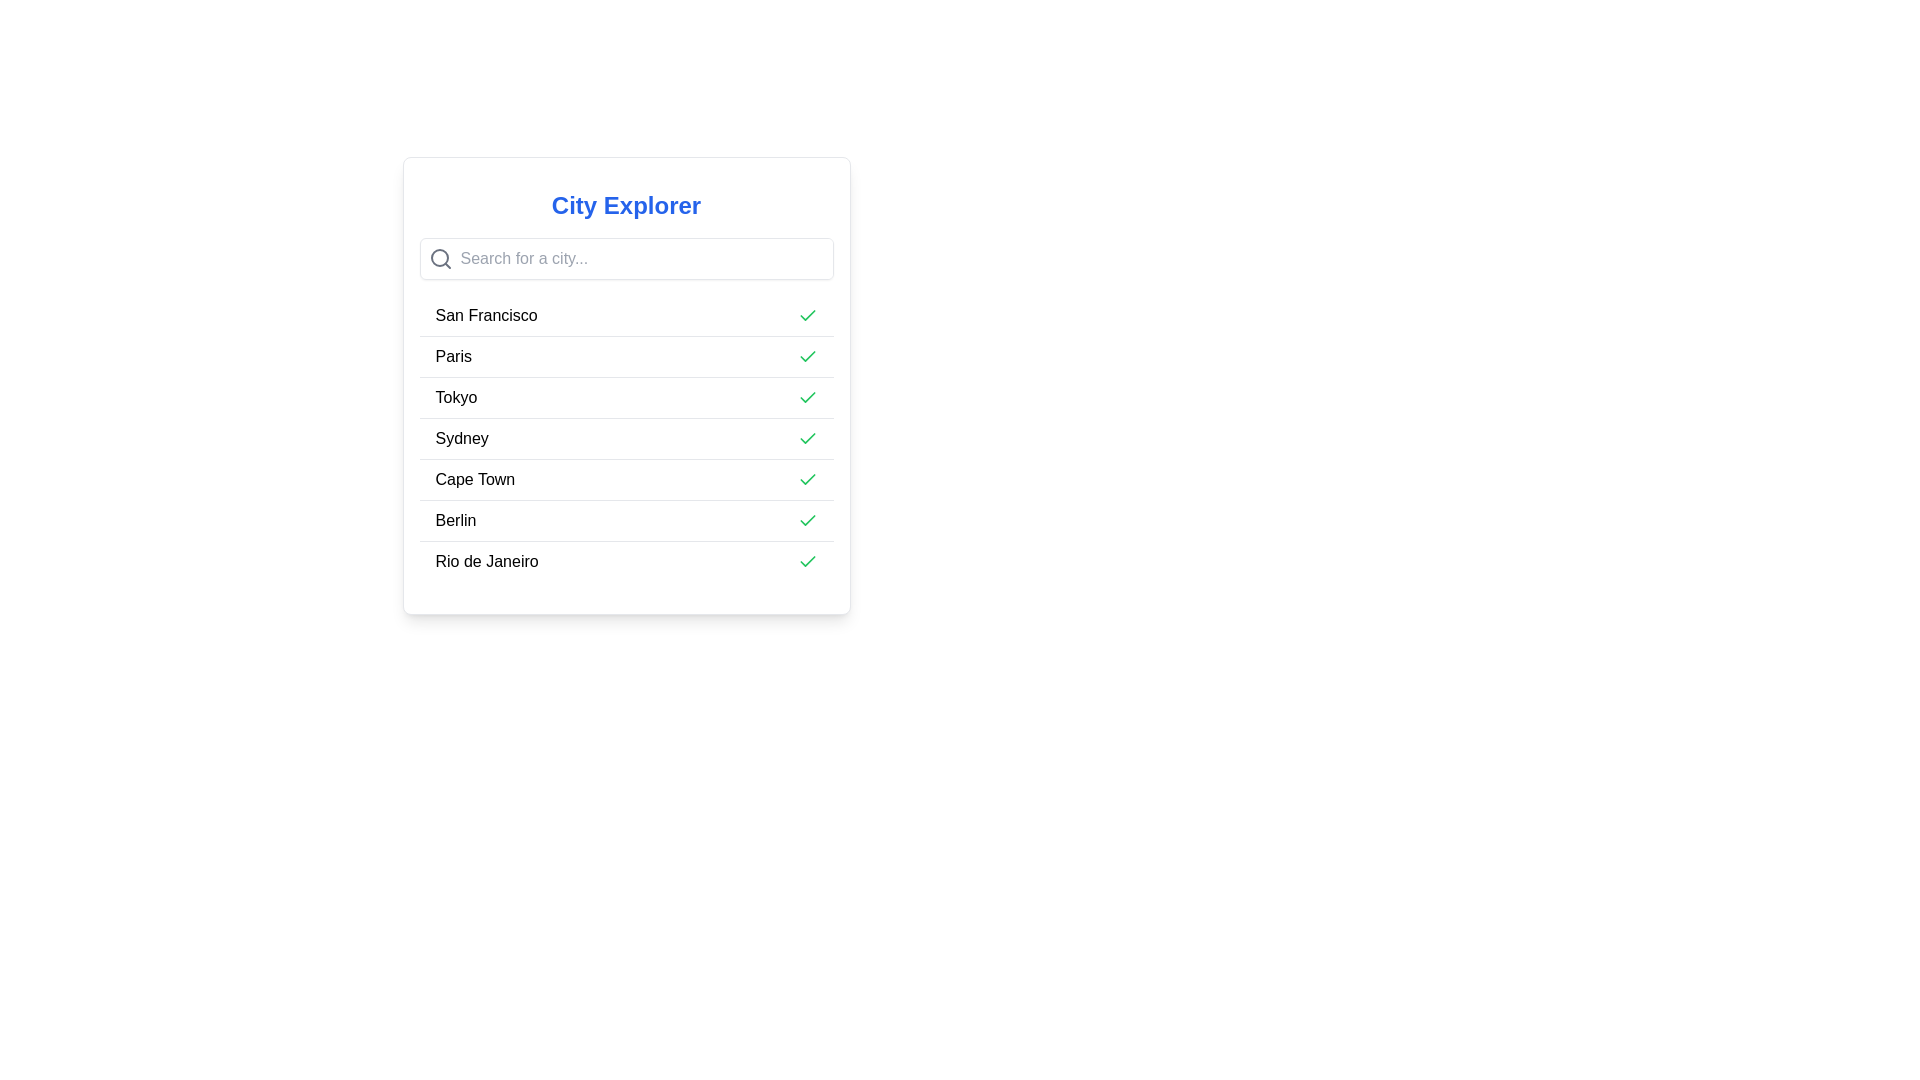 The width and height of the screenshot is (1920, 1080). I want to click on the third list item labeled 'Tokyo', so click(625, 385).